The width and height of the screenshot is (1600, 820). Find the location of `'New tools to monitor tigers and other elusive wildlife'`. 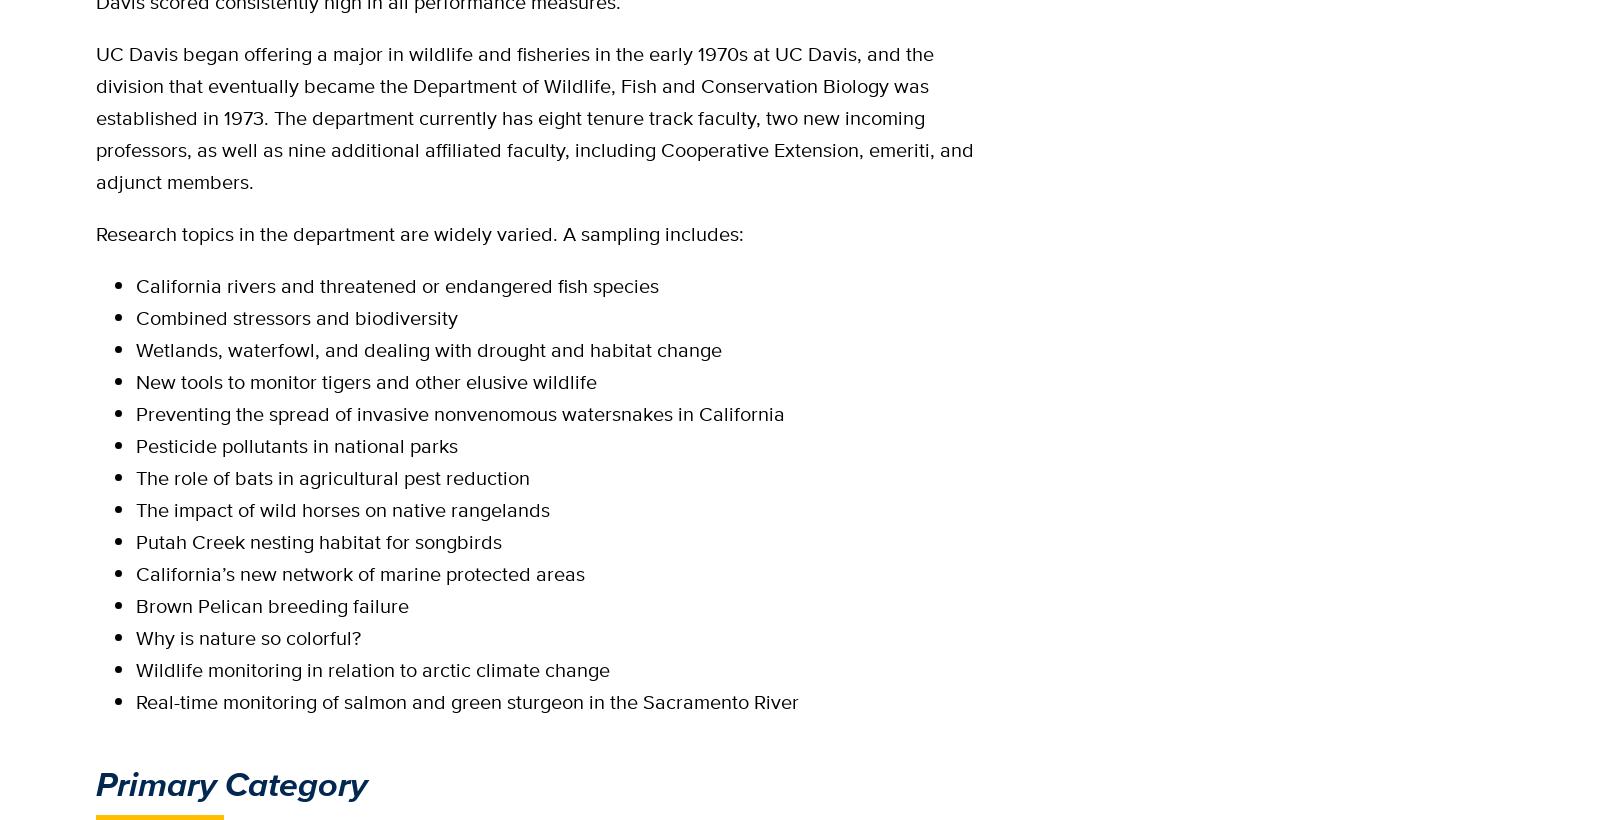

'New tools to monitor tigers and other elusive wildlife' is located at coordinates (135, 382).